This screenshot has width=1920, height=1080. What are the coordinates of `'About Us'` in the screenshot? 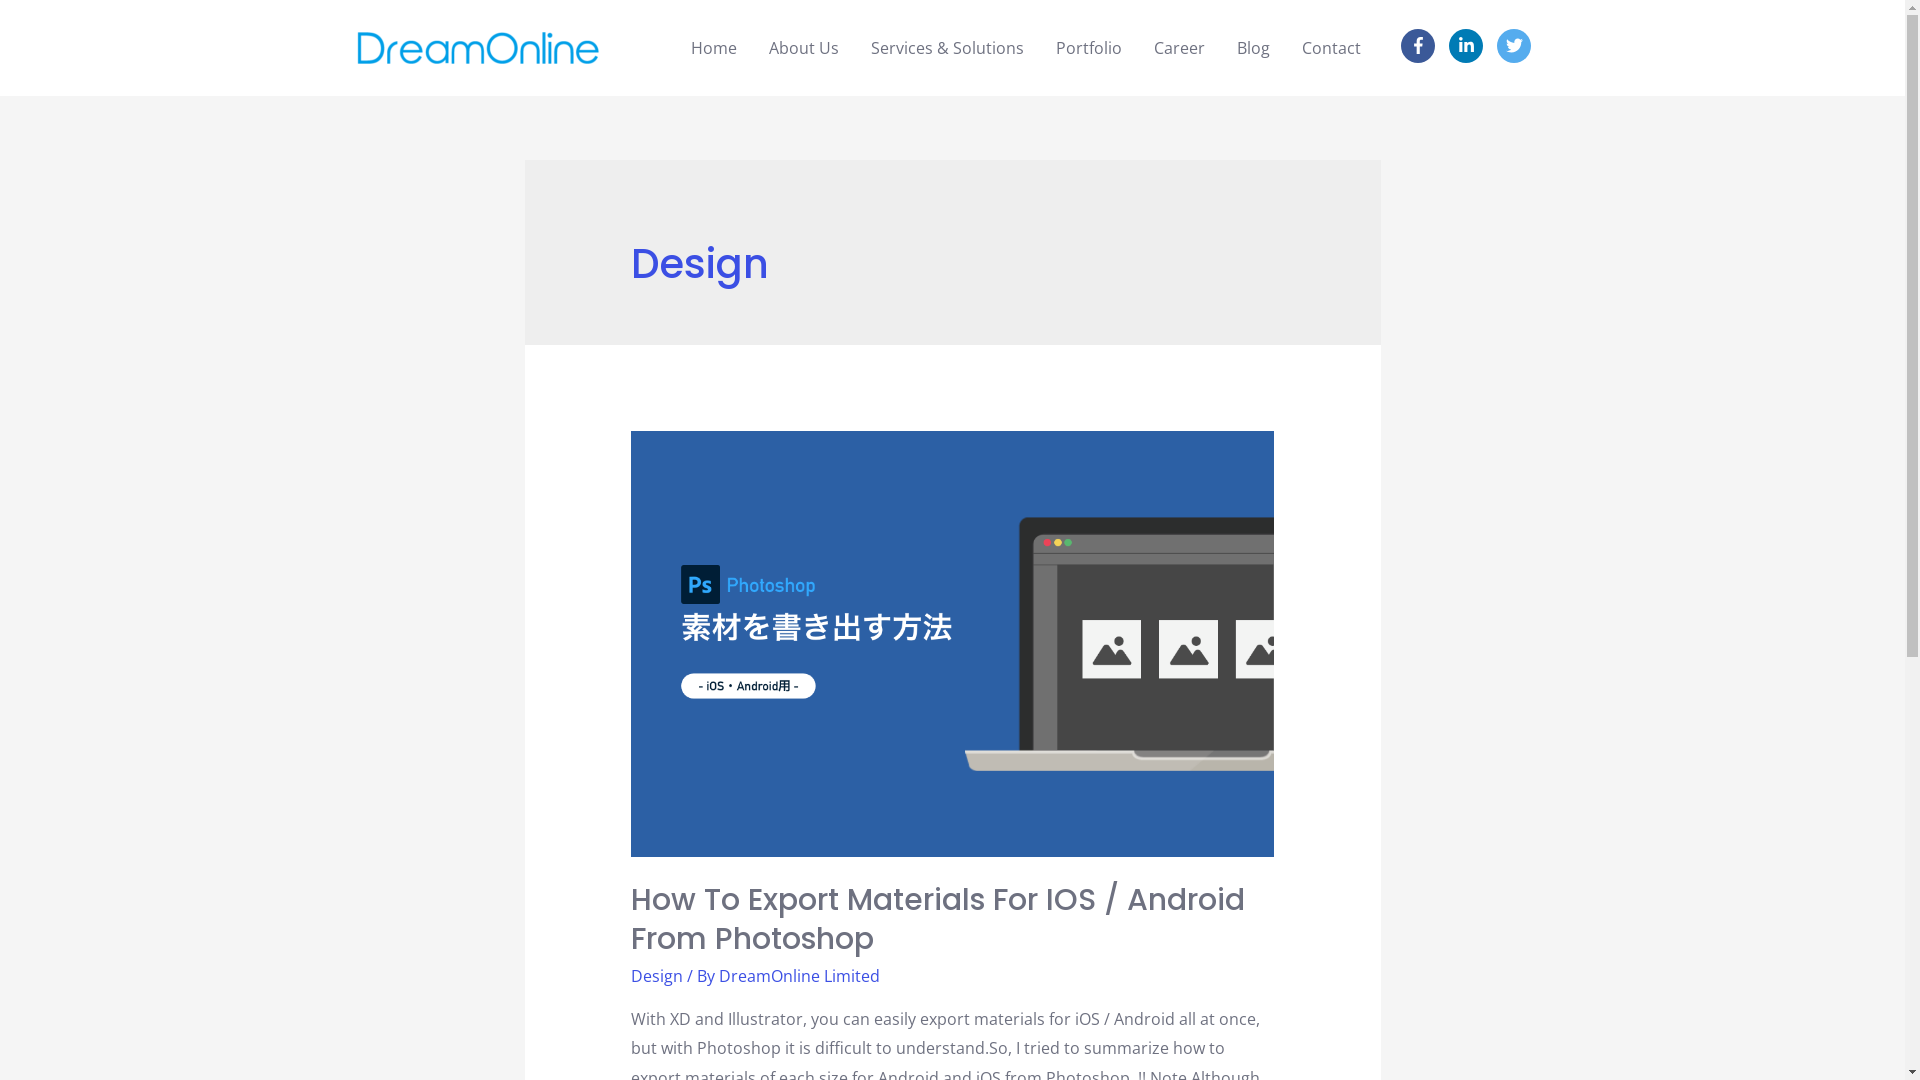 It's located at (804, 46).